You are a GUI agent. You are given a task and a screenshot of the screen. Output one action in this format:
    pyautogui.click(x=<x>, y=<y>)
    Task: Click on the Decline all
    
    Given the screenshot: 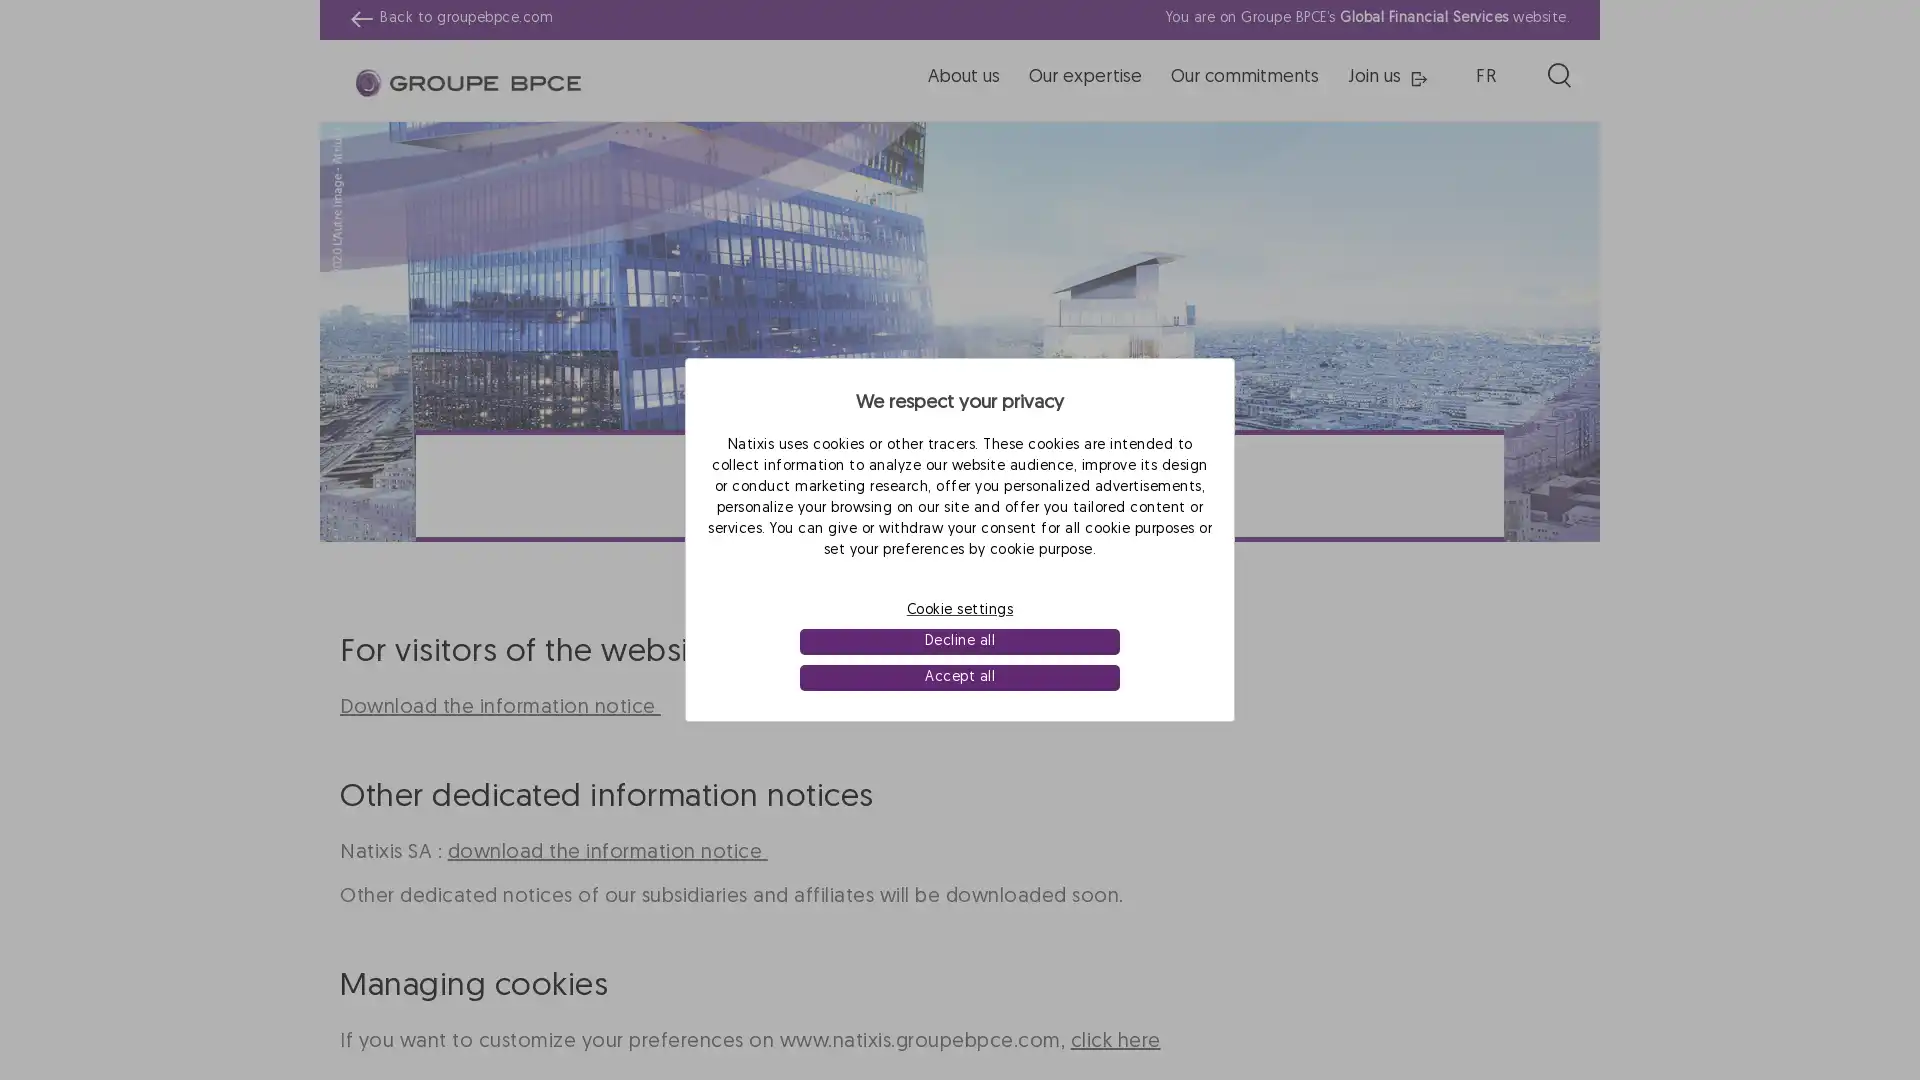 What is the action you would take?
    pyautogui.click(x=958, y=641)
    